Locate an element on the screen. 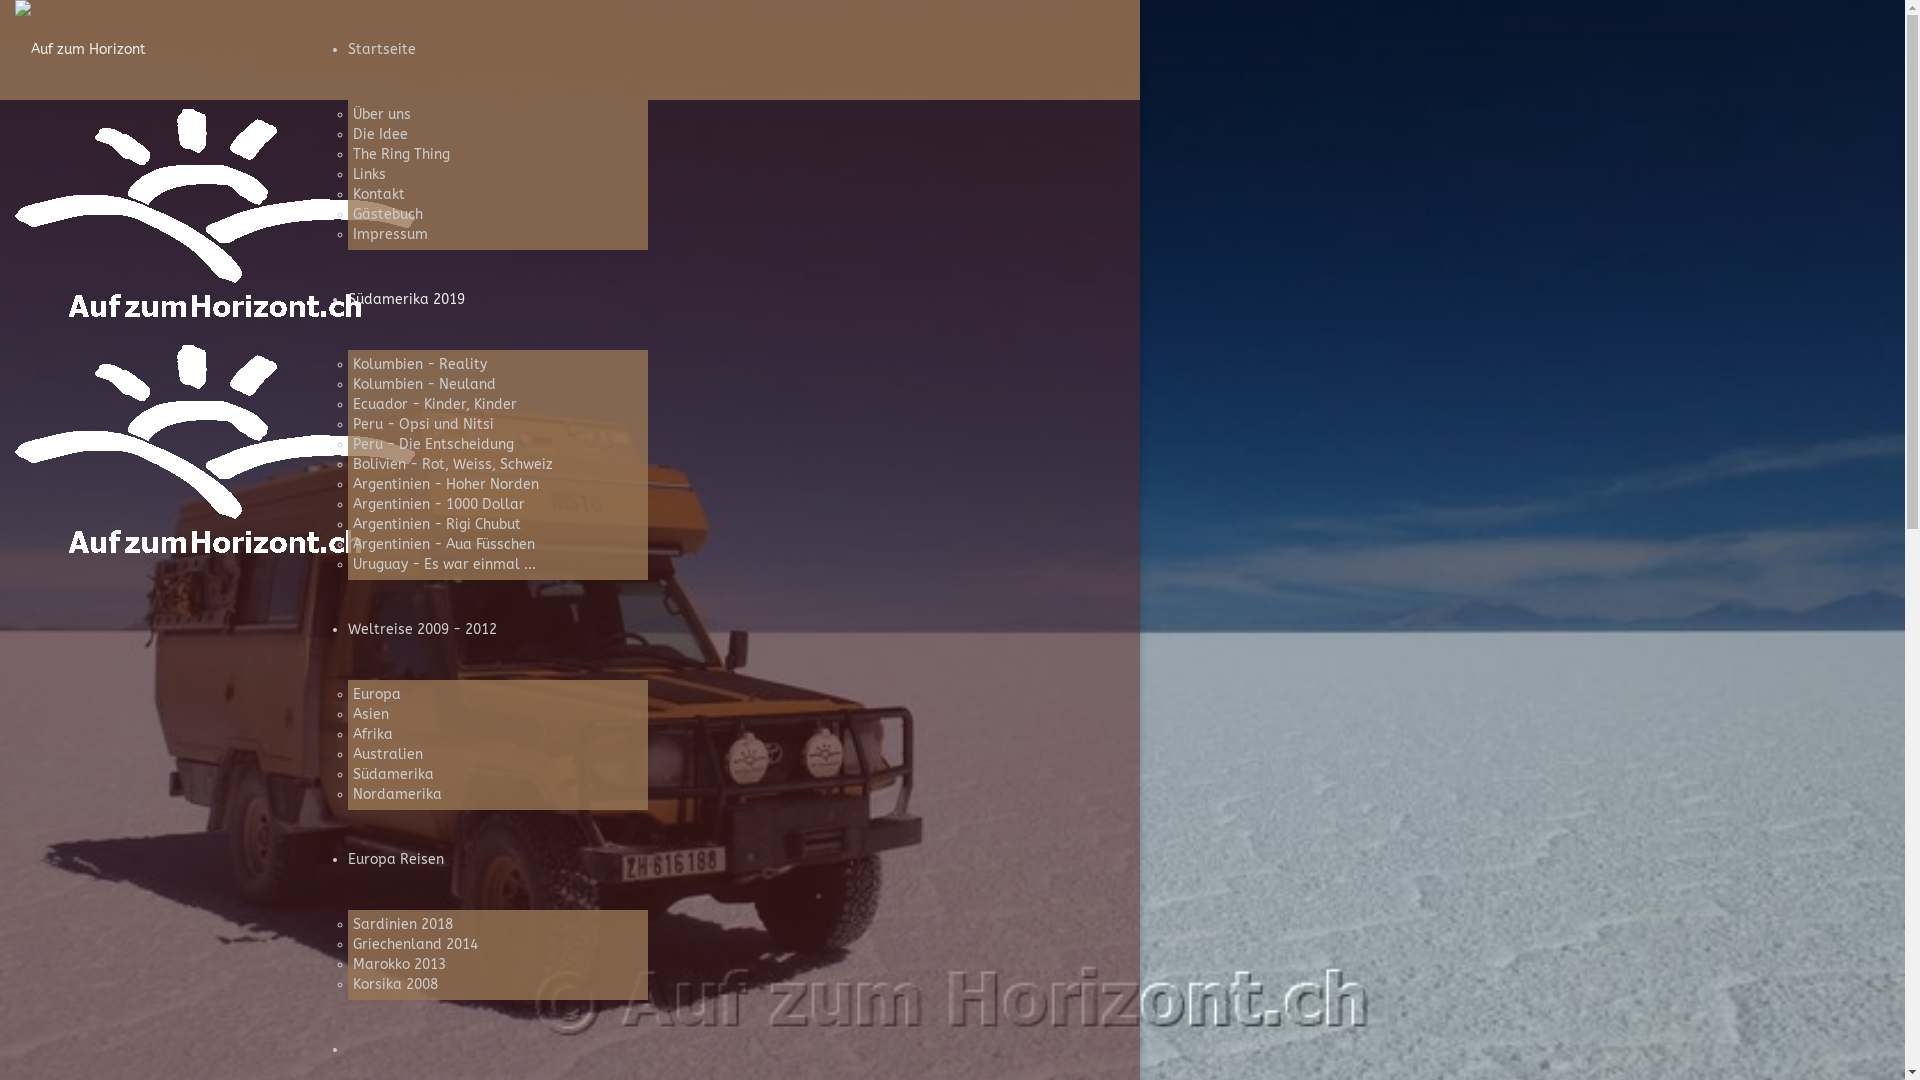  'Kolumbien - Reality' is located at coordinates (417, 364).